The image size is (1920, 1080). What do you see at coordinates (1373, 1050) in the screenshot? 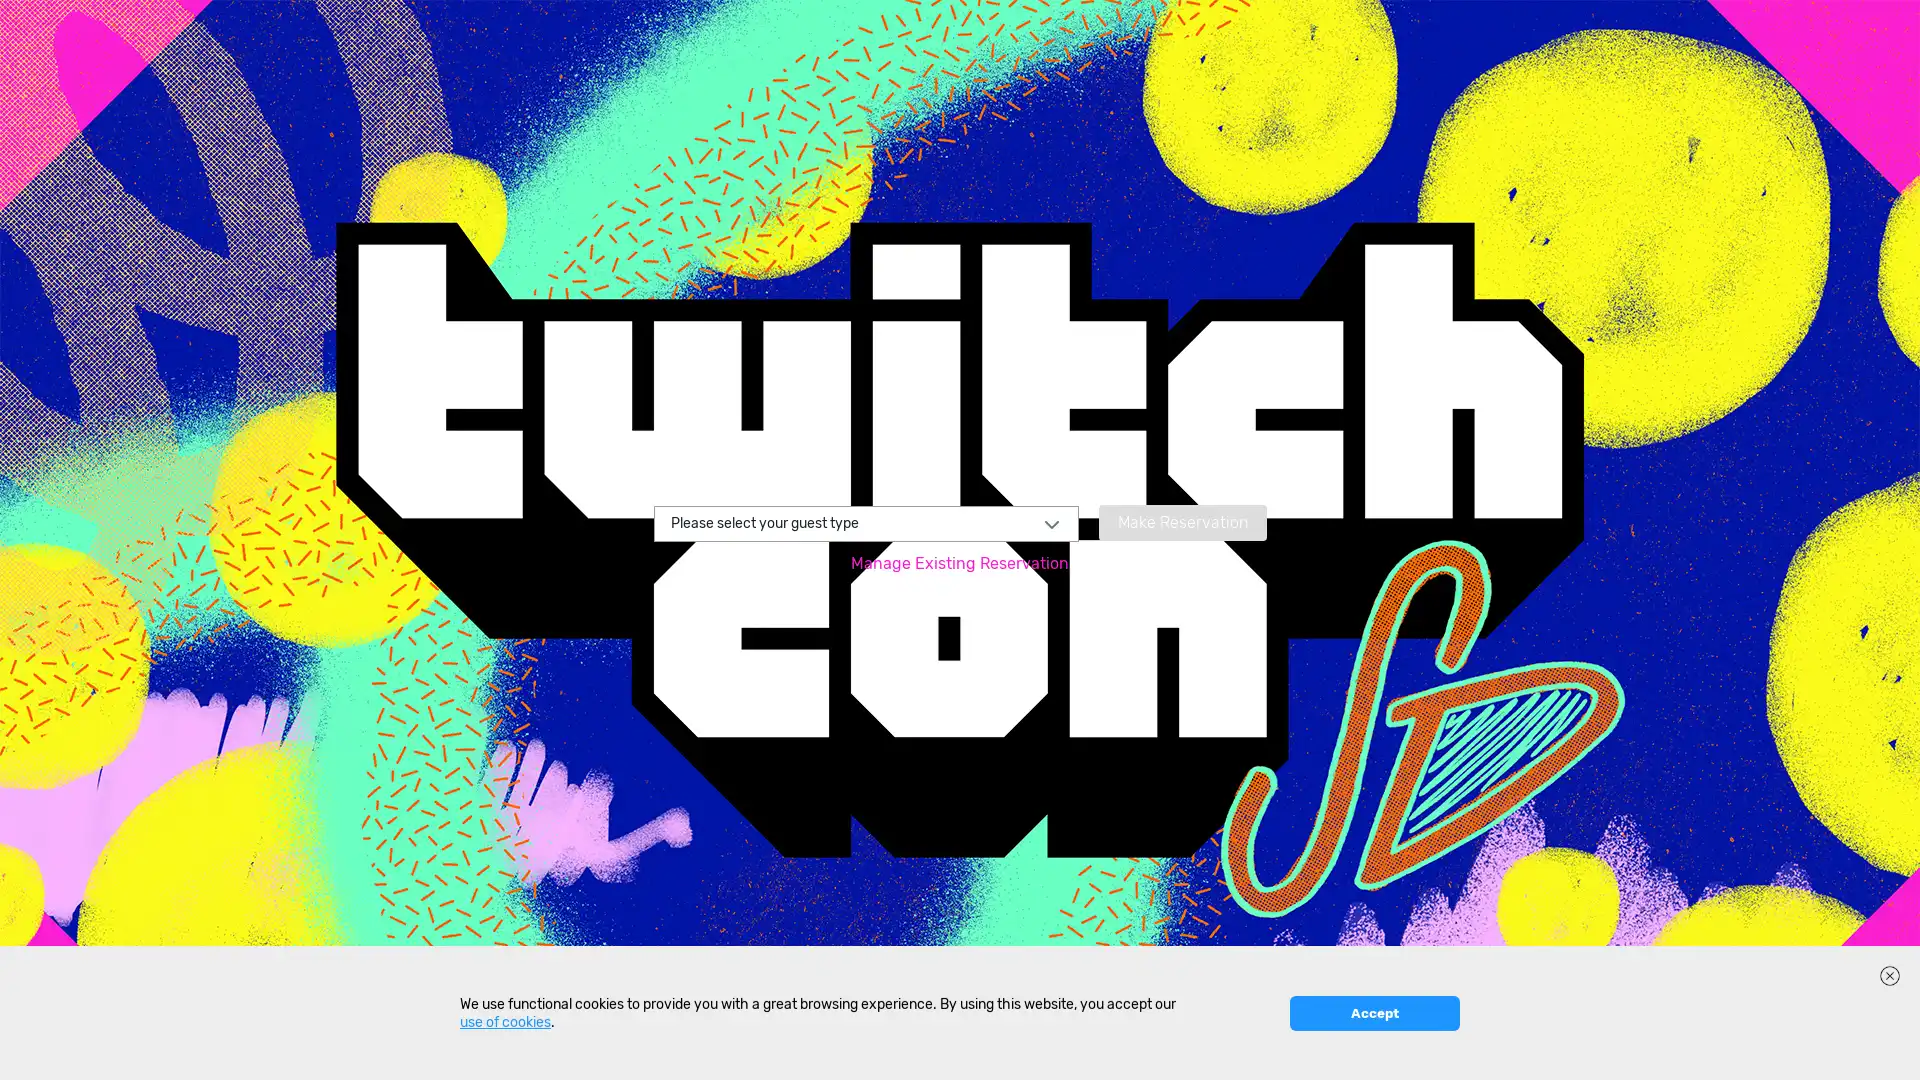
I see `Accept` at bounding box center [1373, 1050].